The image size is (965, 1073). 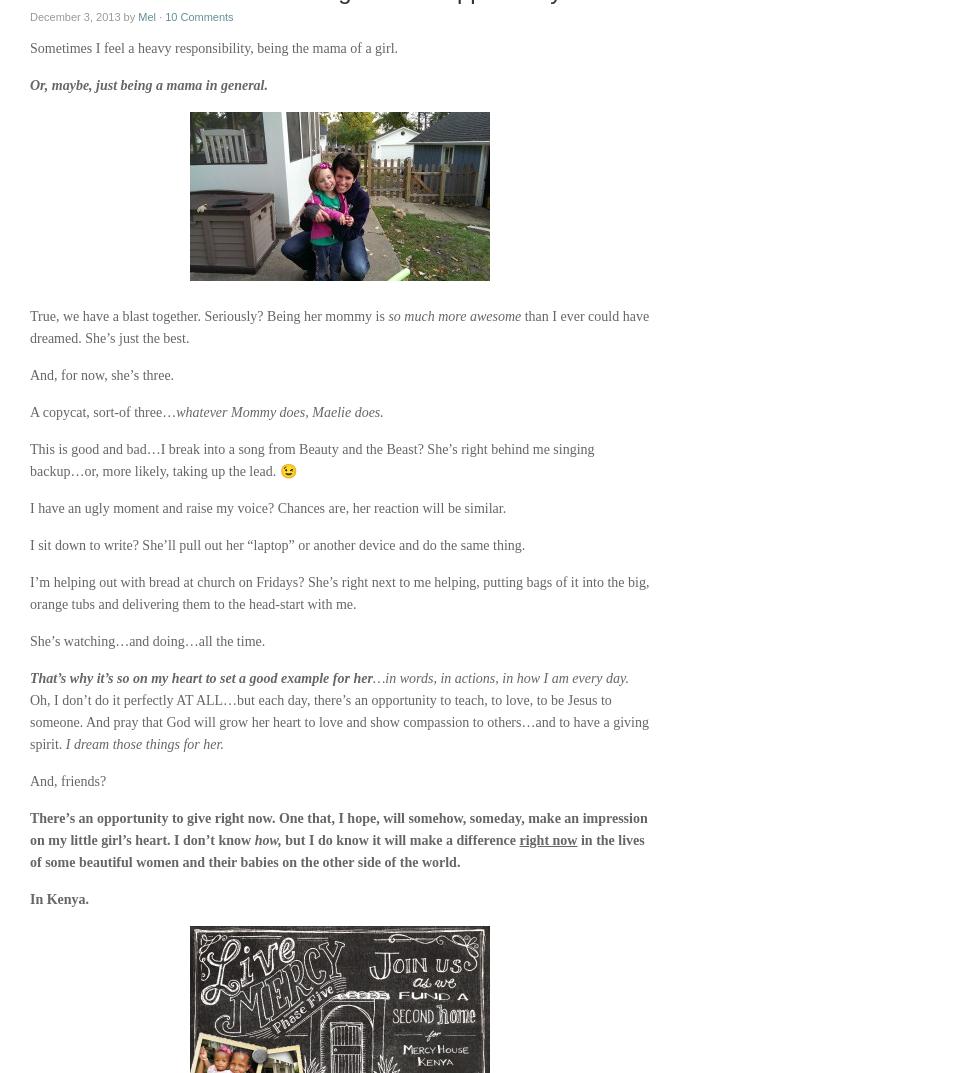 What do you see at coordinates (147, 640) in the screenshot?
I see `'She’s watching…and doing…all the time.'` at bounding box center [147, 640].